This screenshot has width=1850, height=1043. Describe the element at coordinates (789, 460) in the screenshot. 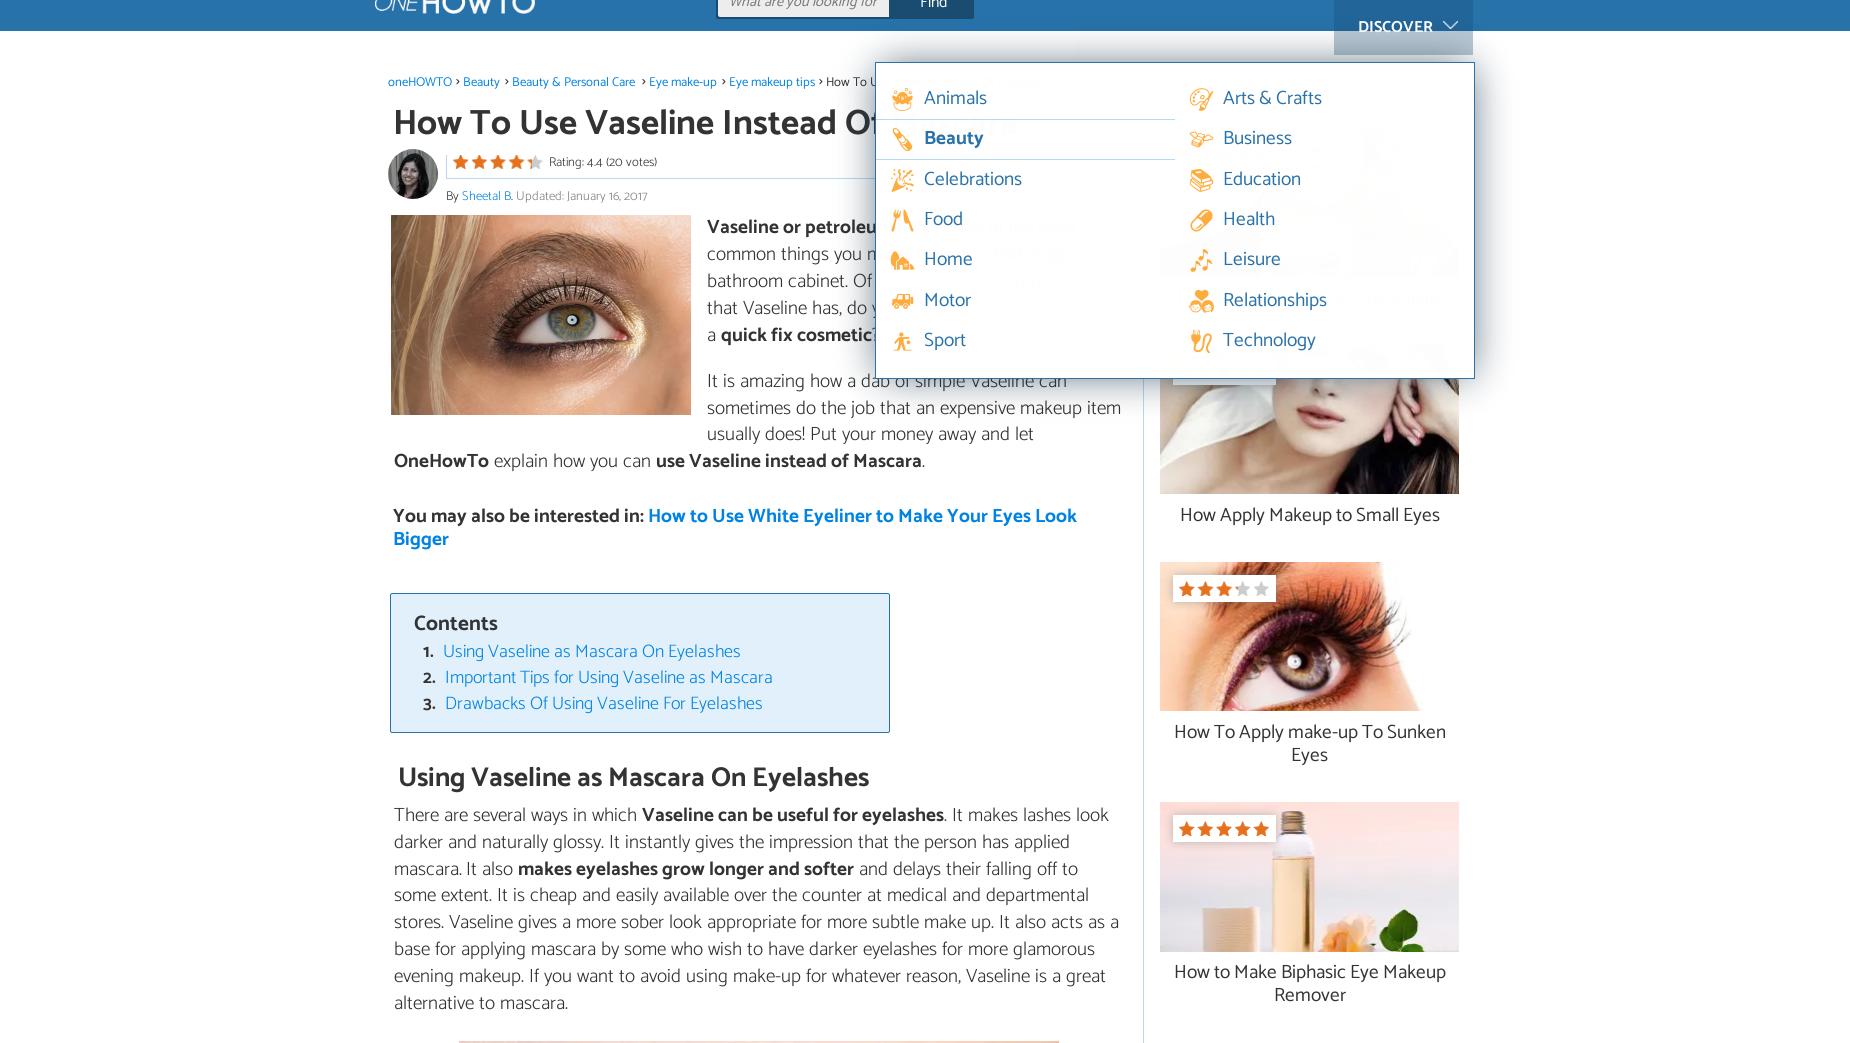

I see `'use Vaseline instead of Mascara'` at that location.